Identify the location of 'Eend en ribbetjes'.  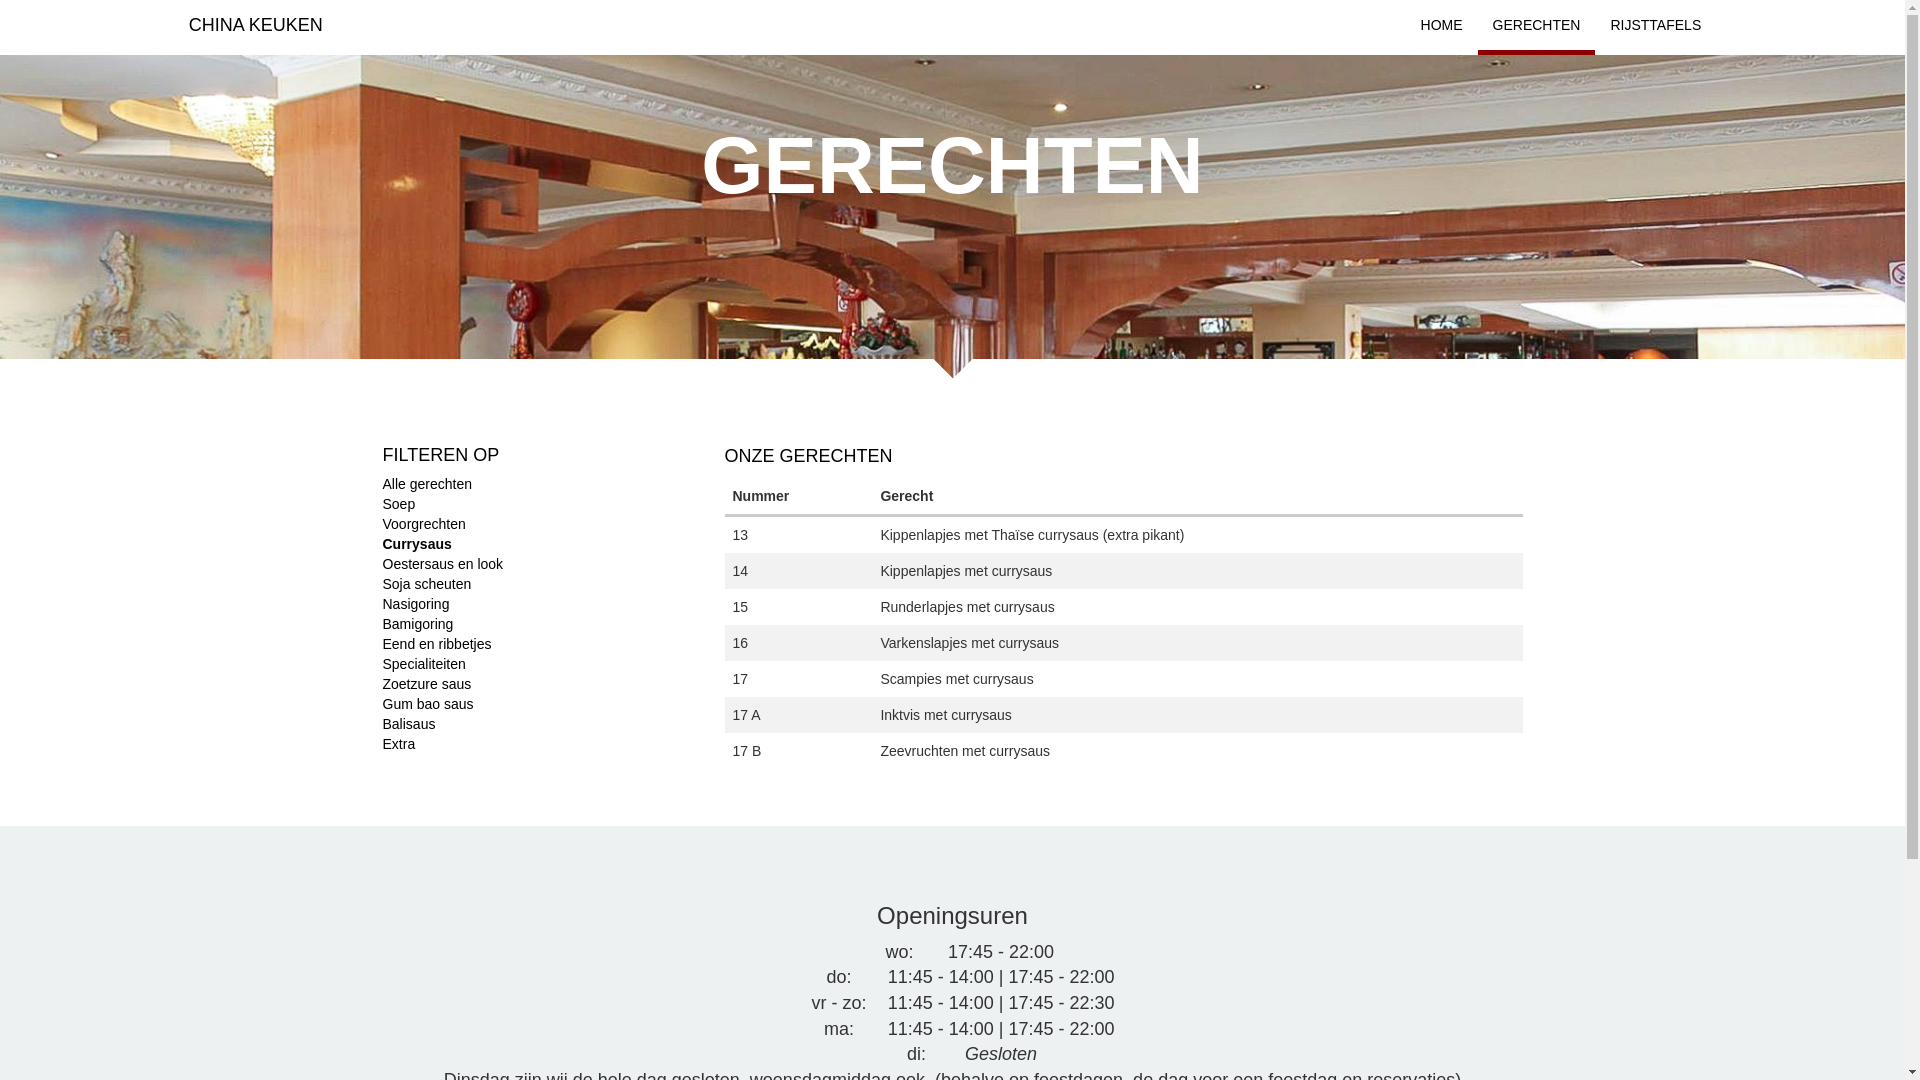
(435, 644).